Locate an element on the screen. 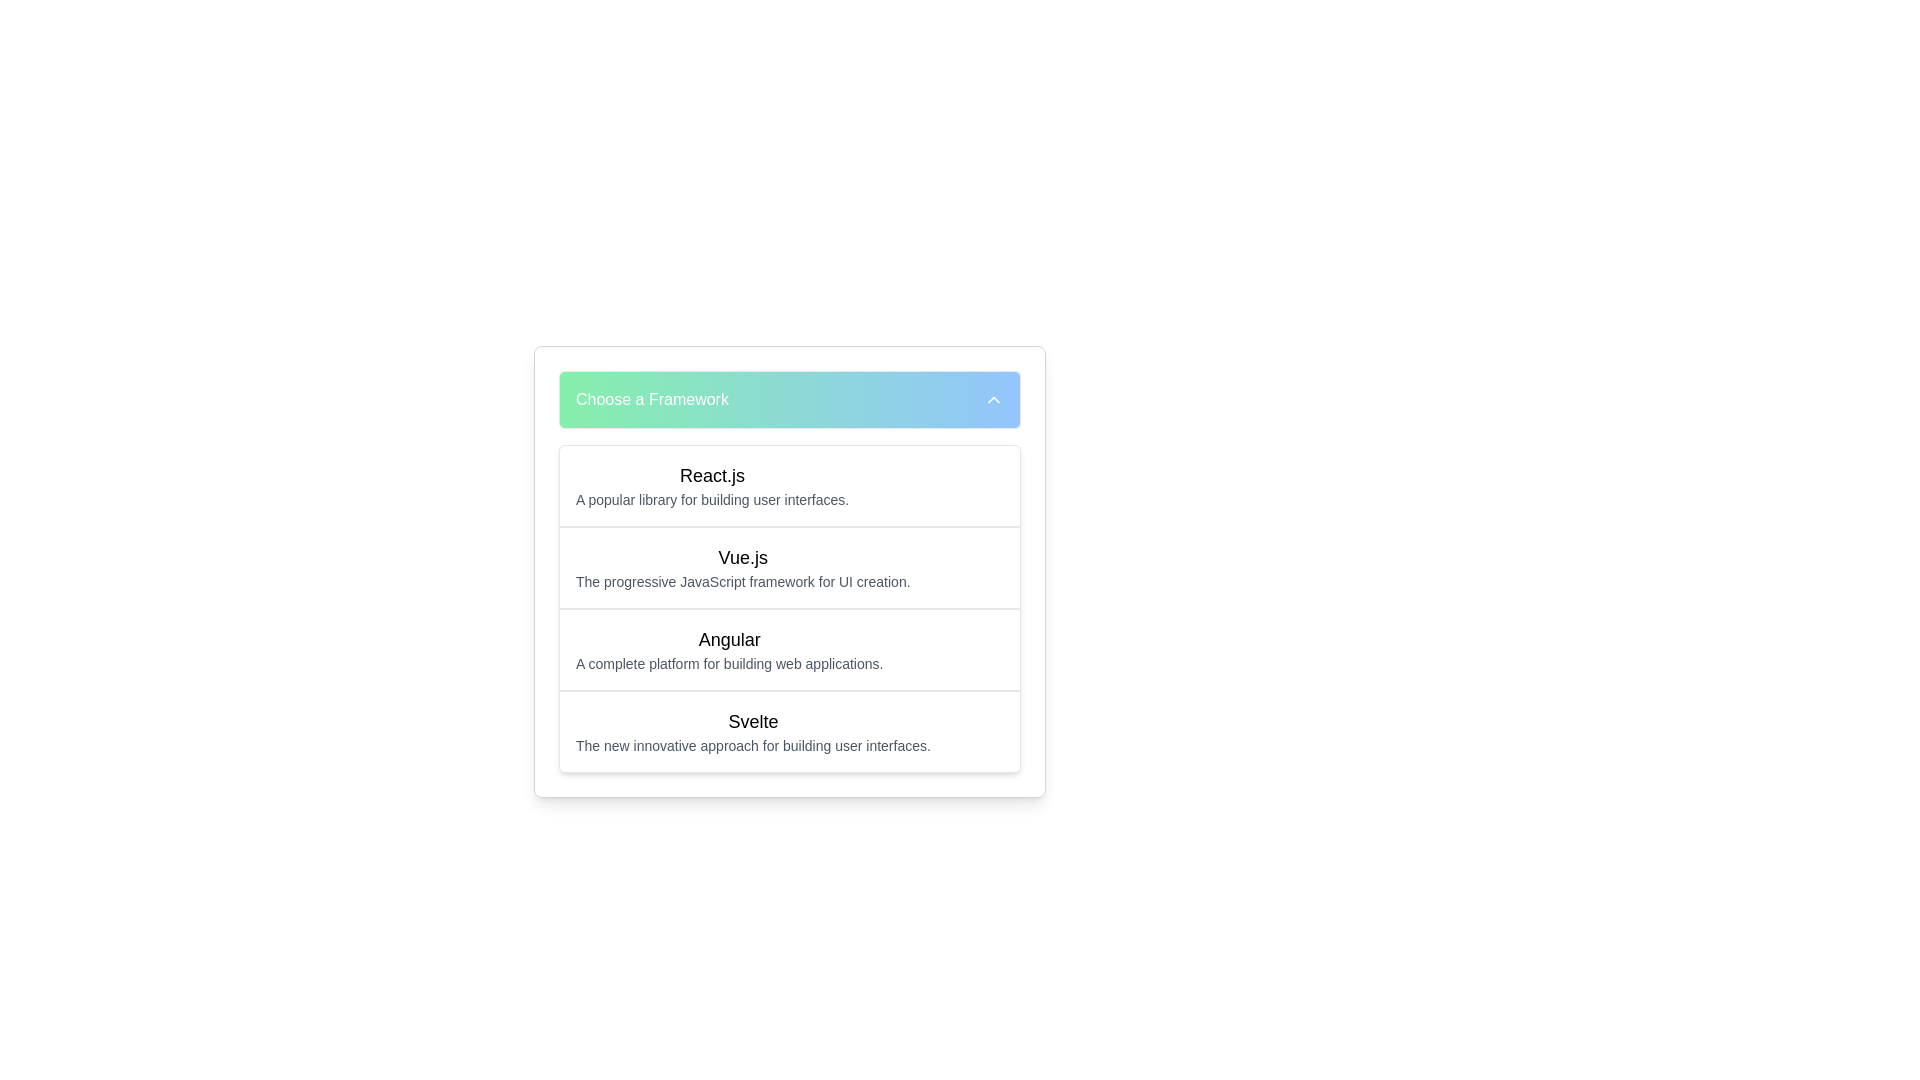 The width and height of the screenshot is (1920, 1080). text label displaying 'Svelte', which is the headline for the last item in the list of frameworks is located at coordinates (752, 721).